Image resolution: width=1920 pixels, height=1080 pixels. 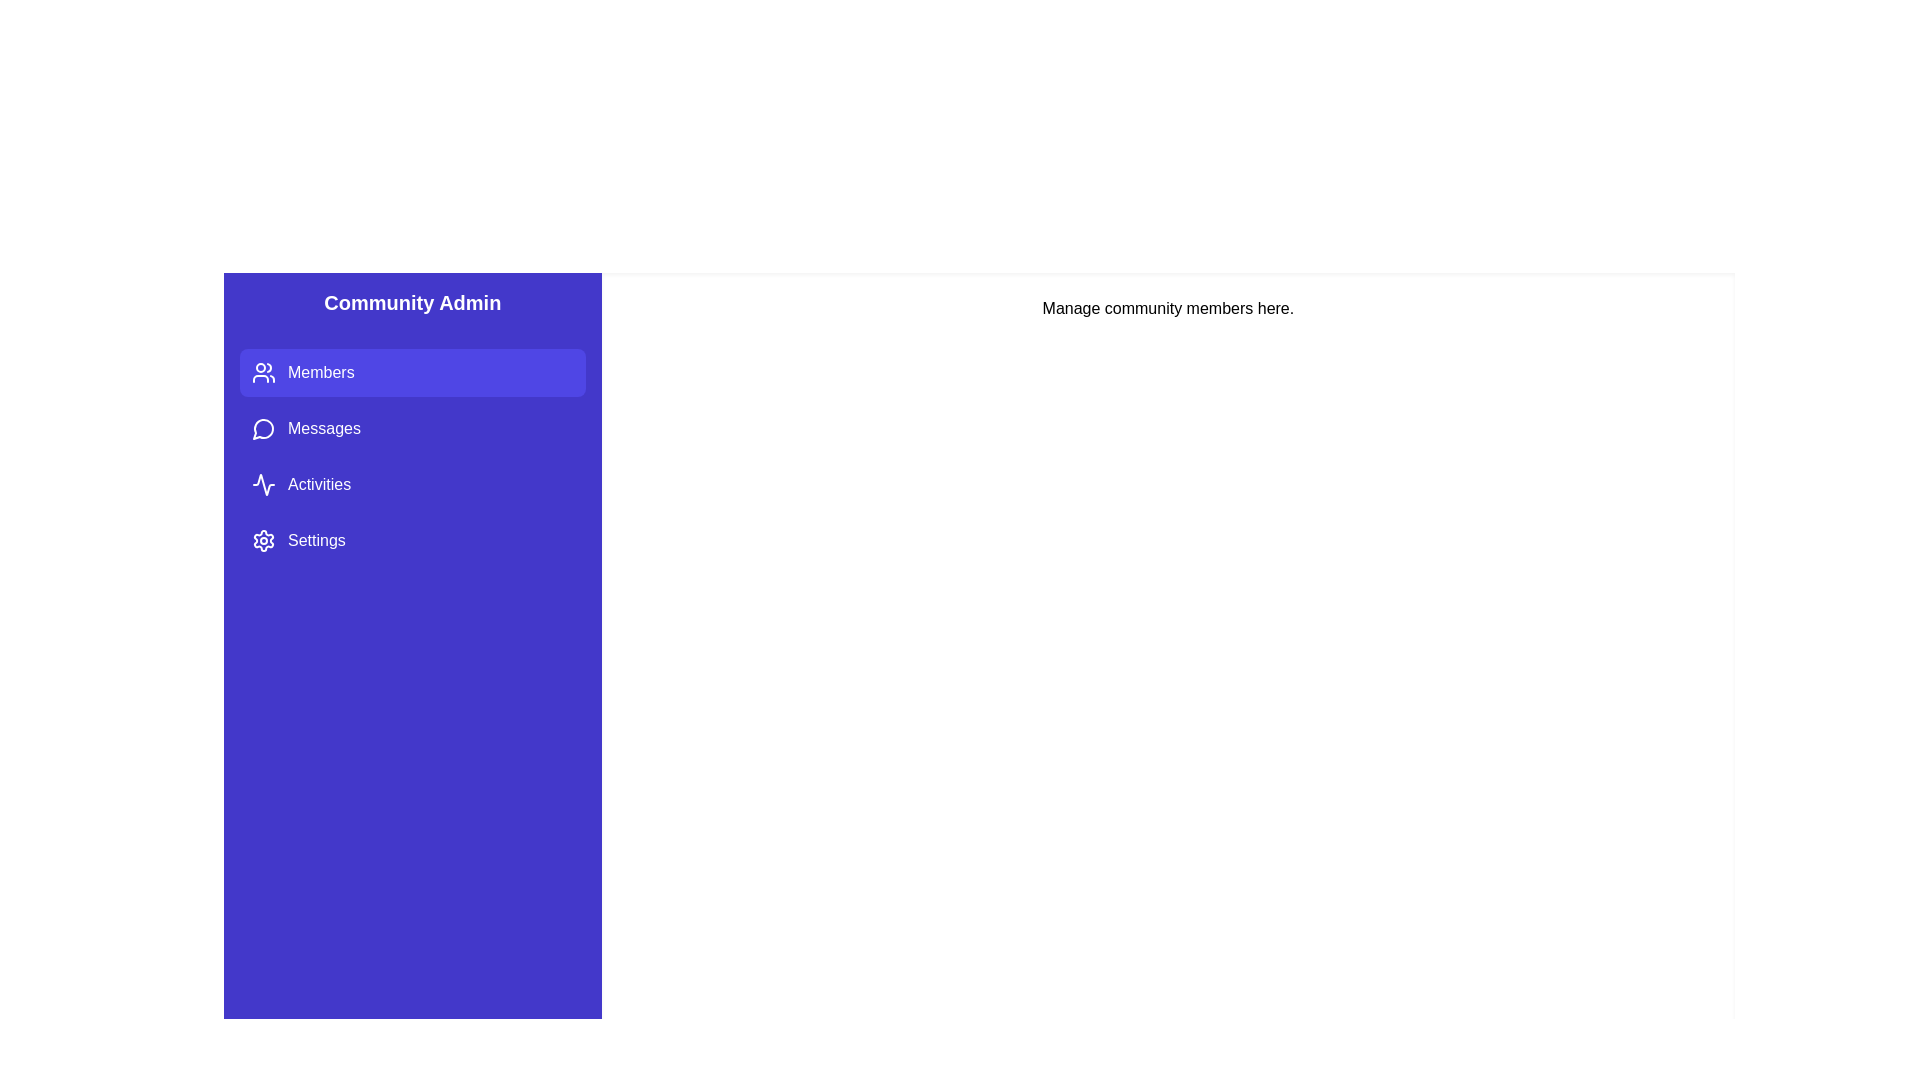 What do you see at coordinates (411, 540) in the screenshot?
I see `the settings button located in the vertical navigation list beneath the 'Activities' element` at bounding box center [411, 540].